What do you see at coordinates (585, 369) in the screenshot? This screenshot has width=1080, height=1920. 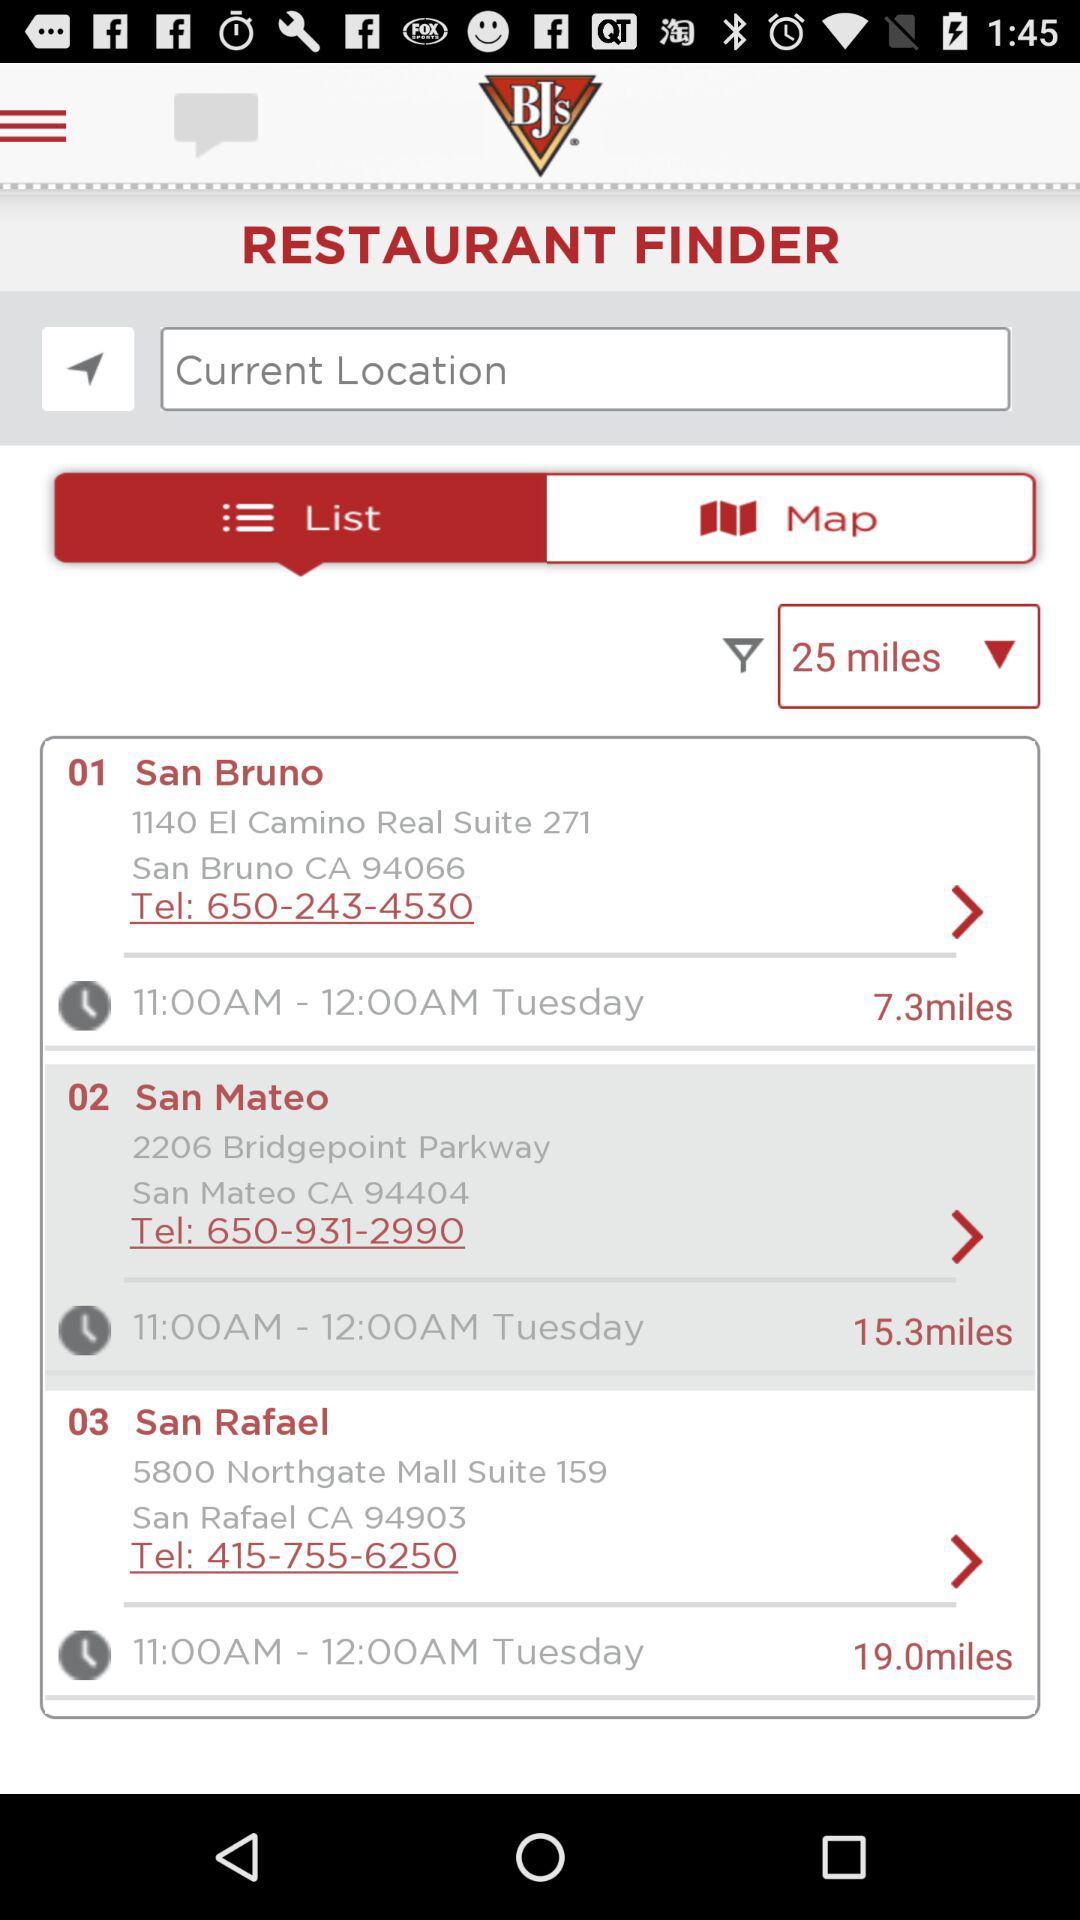 I see `input current location` at bounding box center [585, 369].